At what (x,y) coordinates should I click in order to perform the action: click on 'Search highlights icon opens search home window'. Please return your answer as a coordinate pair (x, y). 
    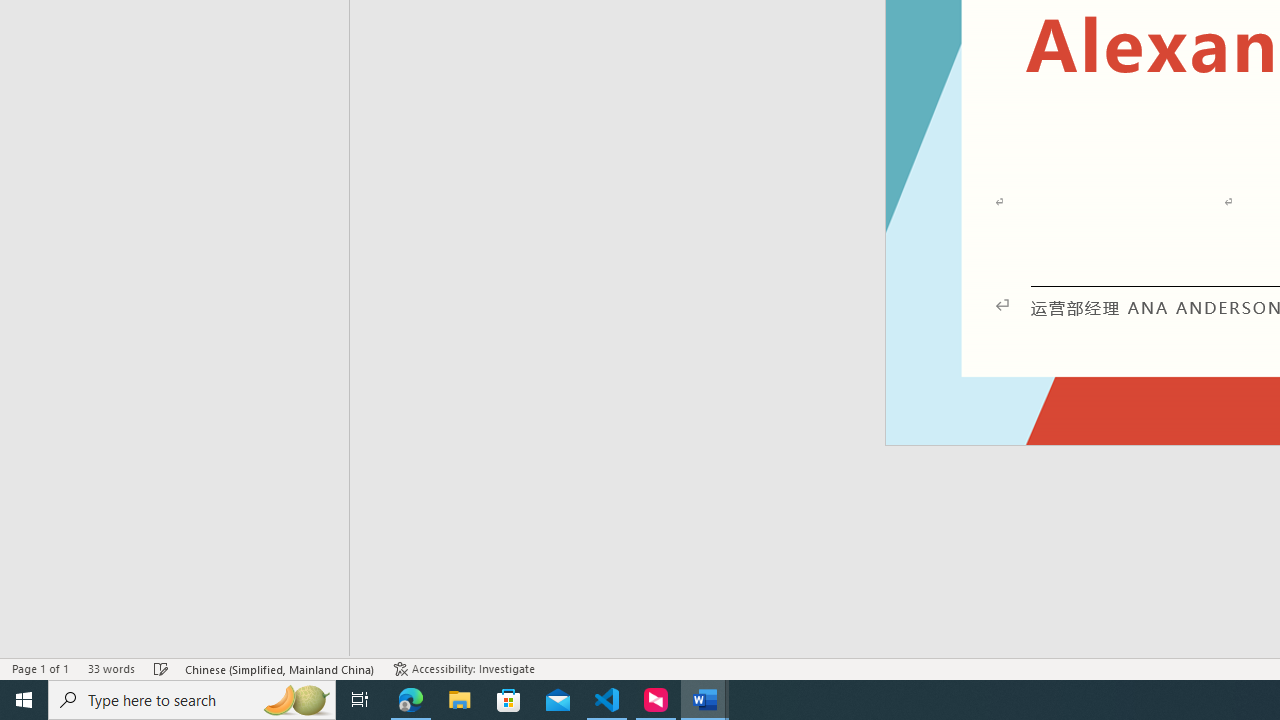
    Looking at the image, I should click on (294, 698).